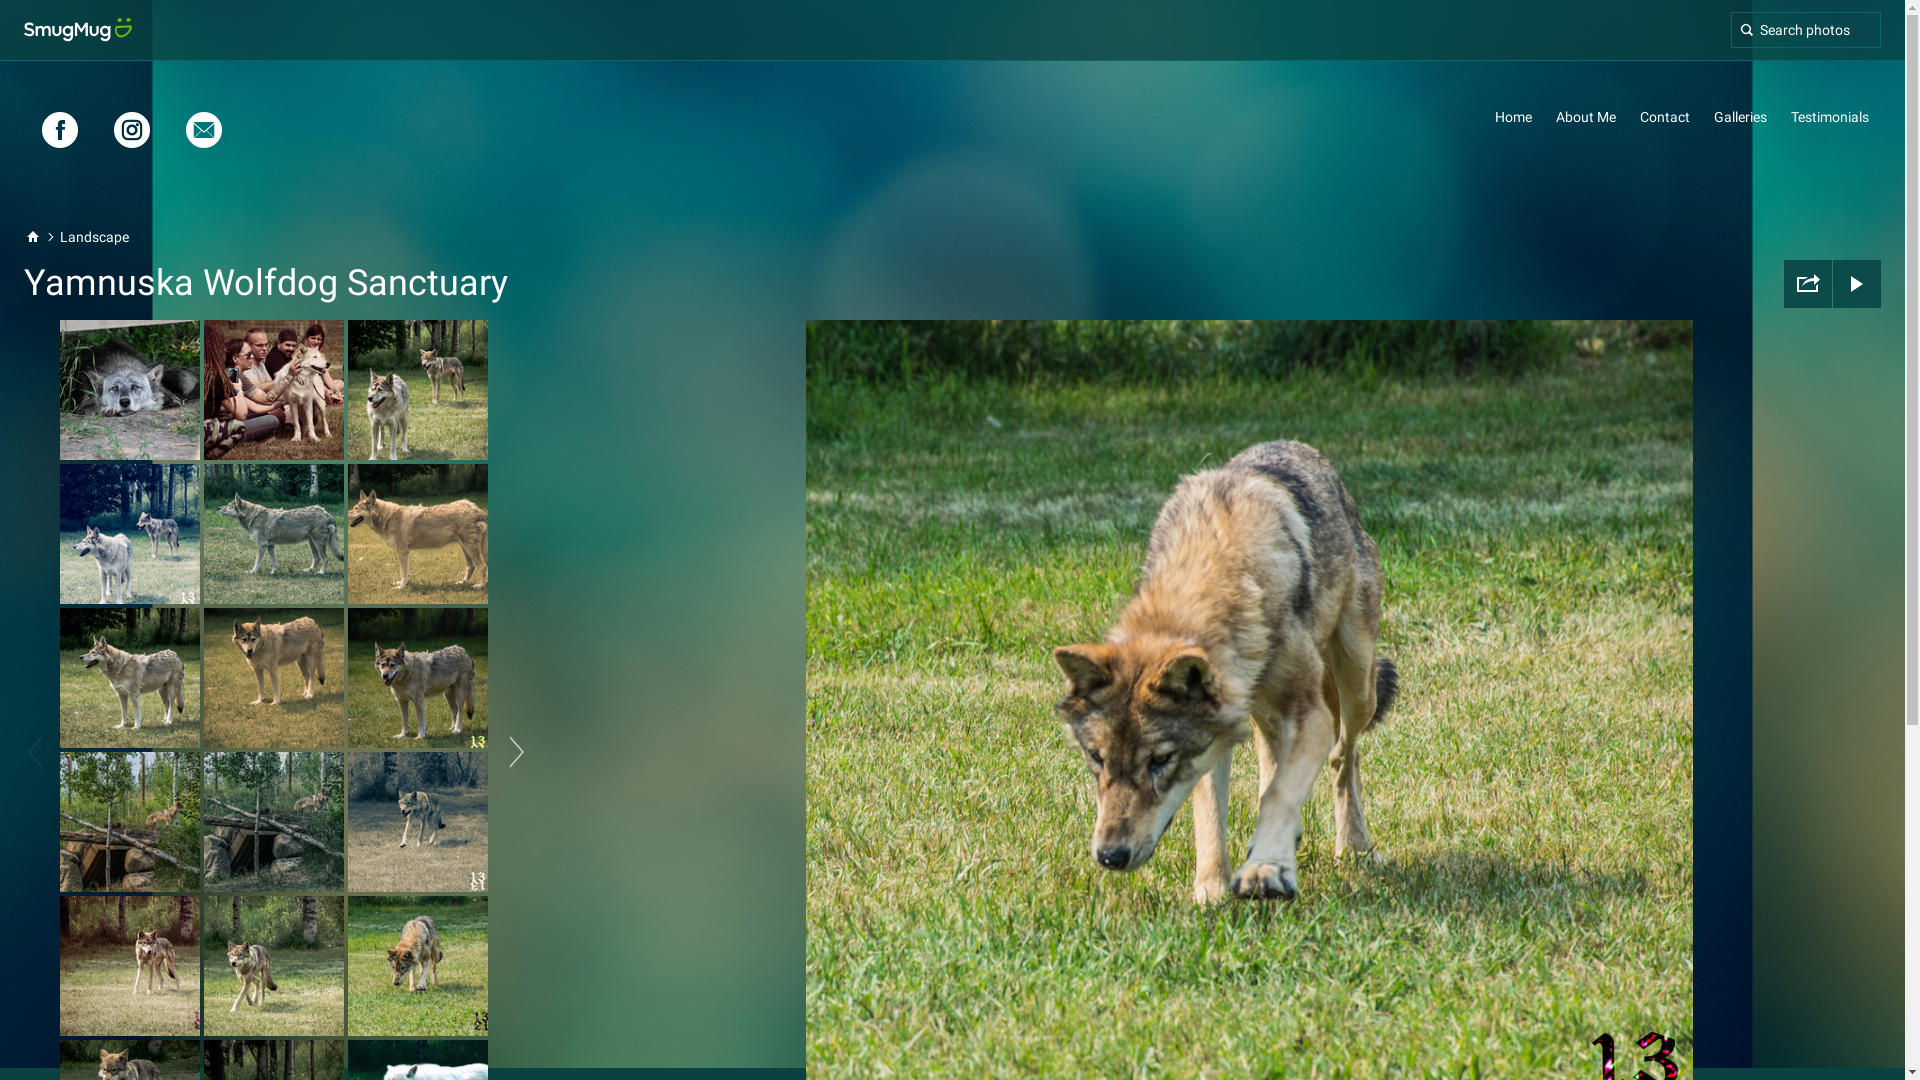  What do you see at coordinates (1739, 116) in the screenshot?
I see `'Galleries'` at bounding box center [1739, 116].